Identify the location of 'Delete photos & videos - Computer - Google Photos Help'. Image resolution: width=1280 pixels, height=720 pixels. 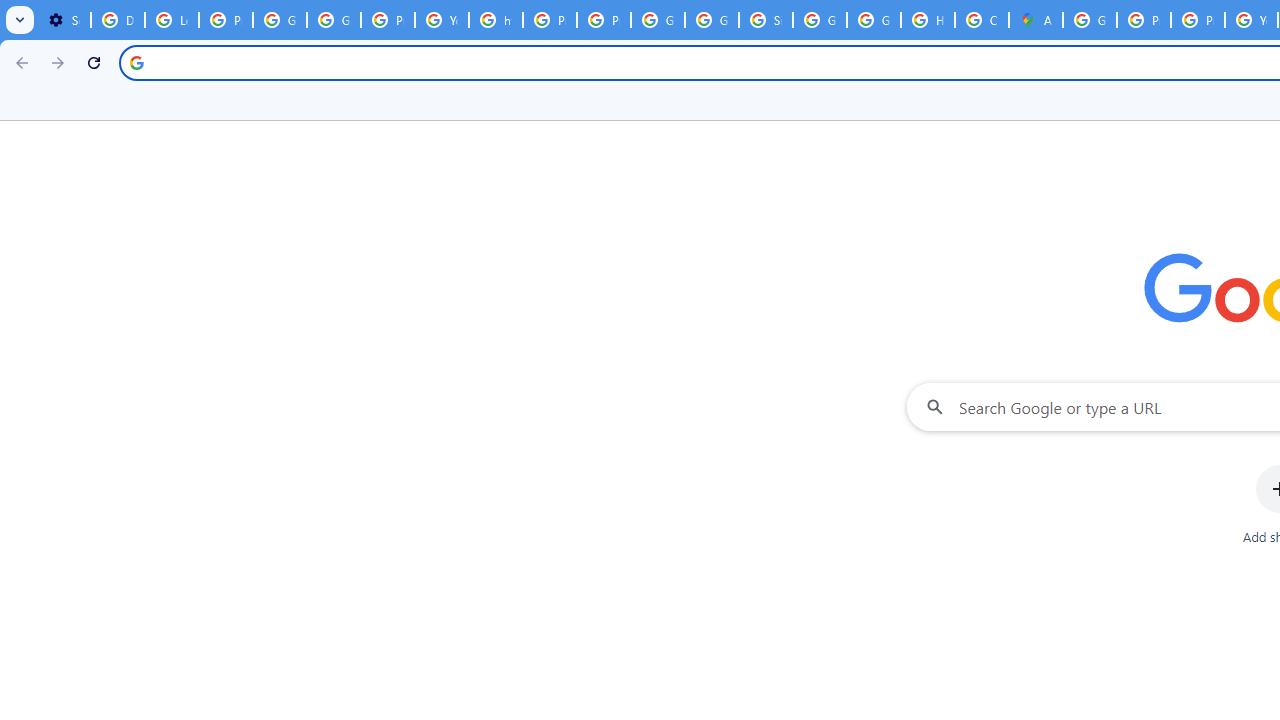
(116, 20).